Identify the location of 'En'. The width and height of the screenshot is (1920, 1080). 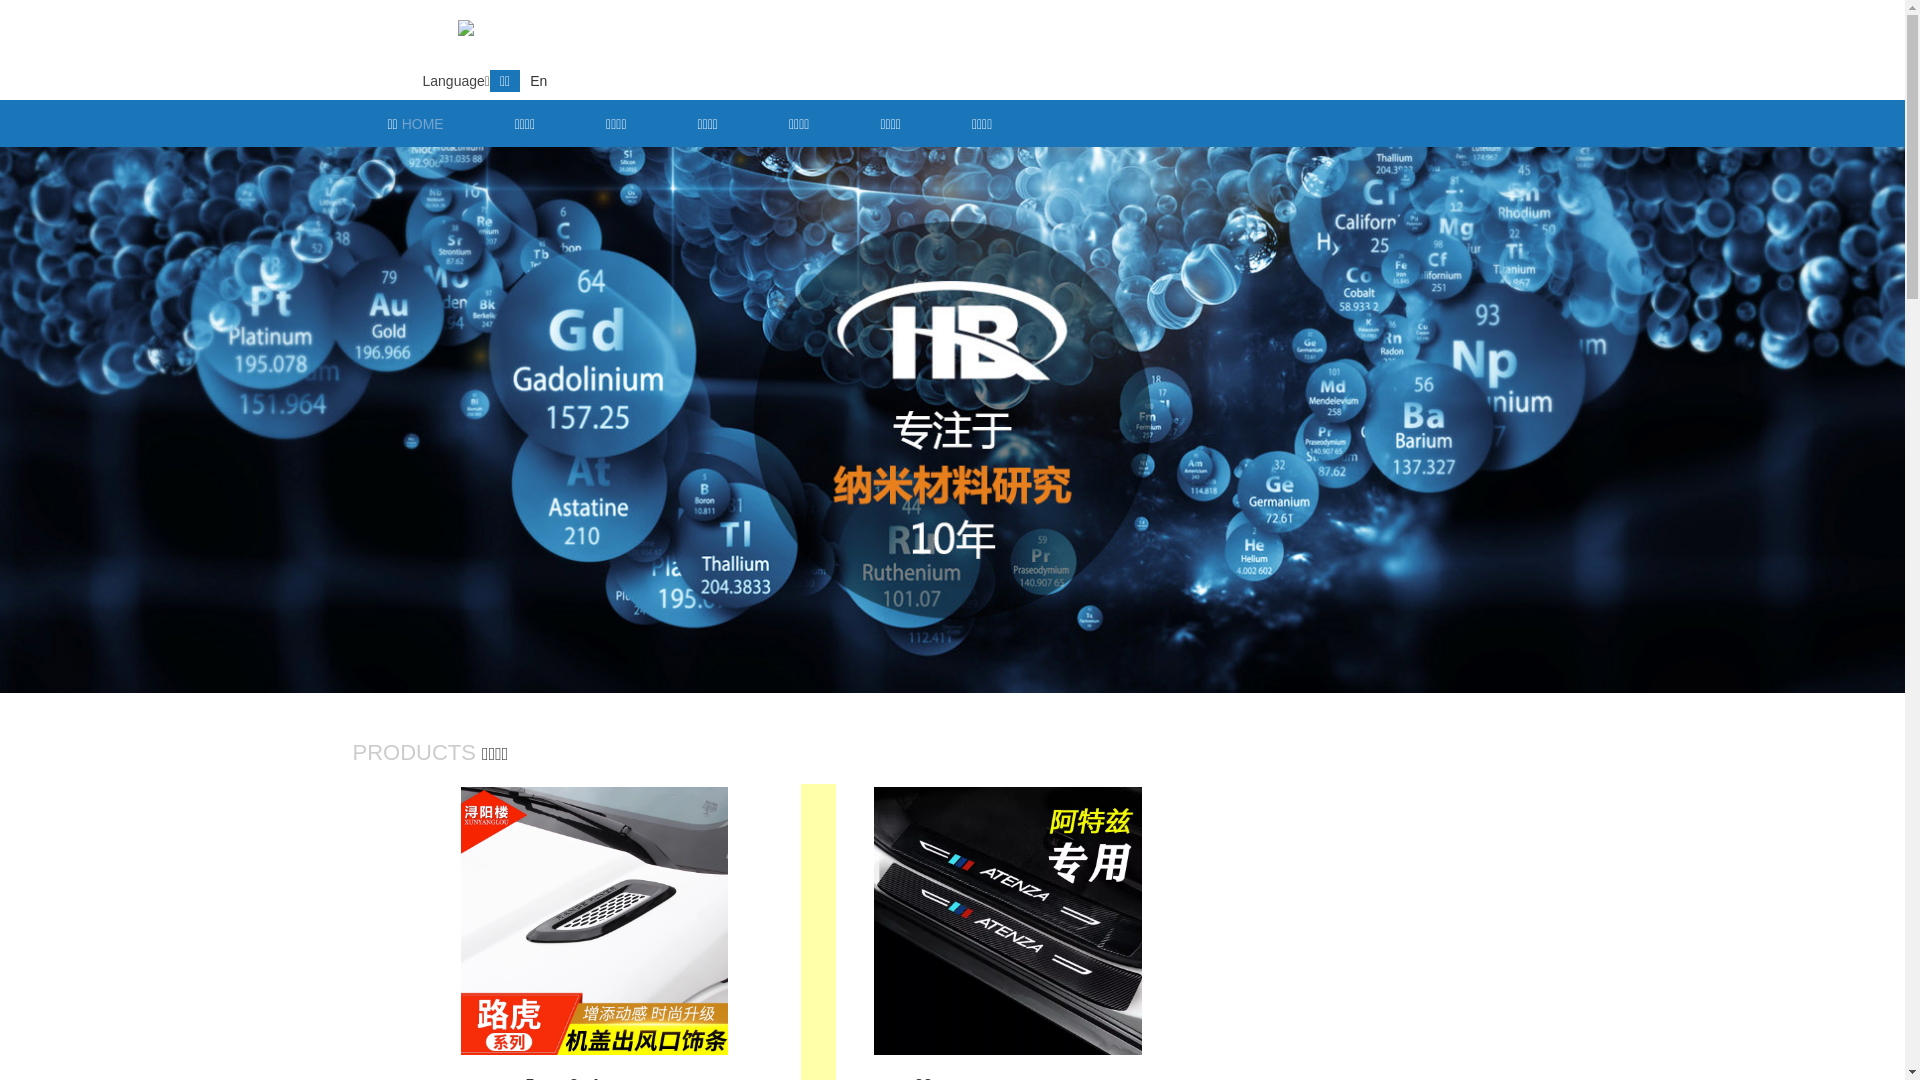
(538, 80).